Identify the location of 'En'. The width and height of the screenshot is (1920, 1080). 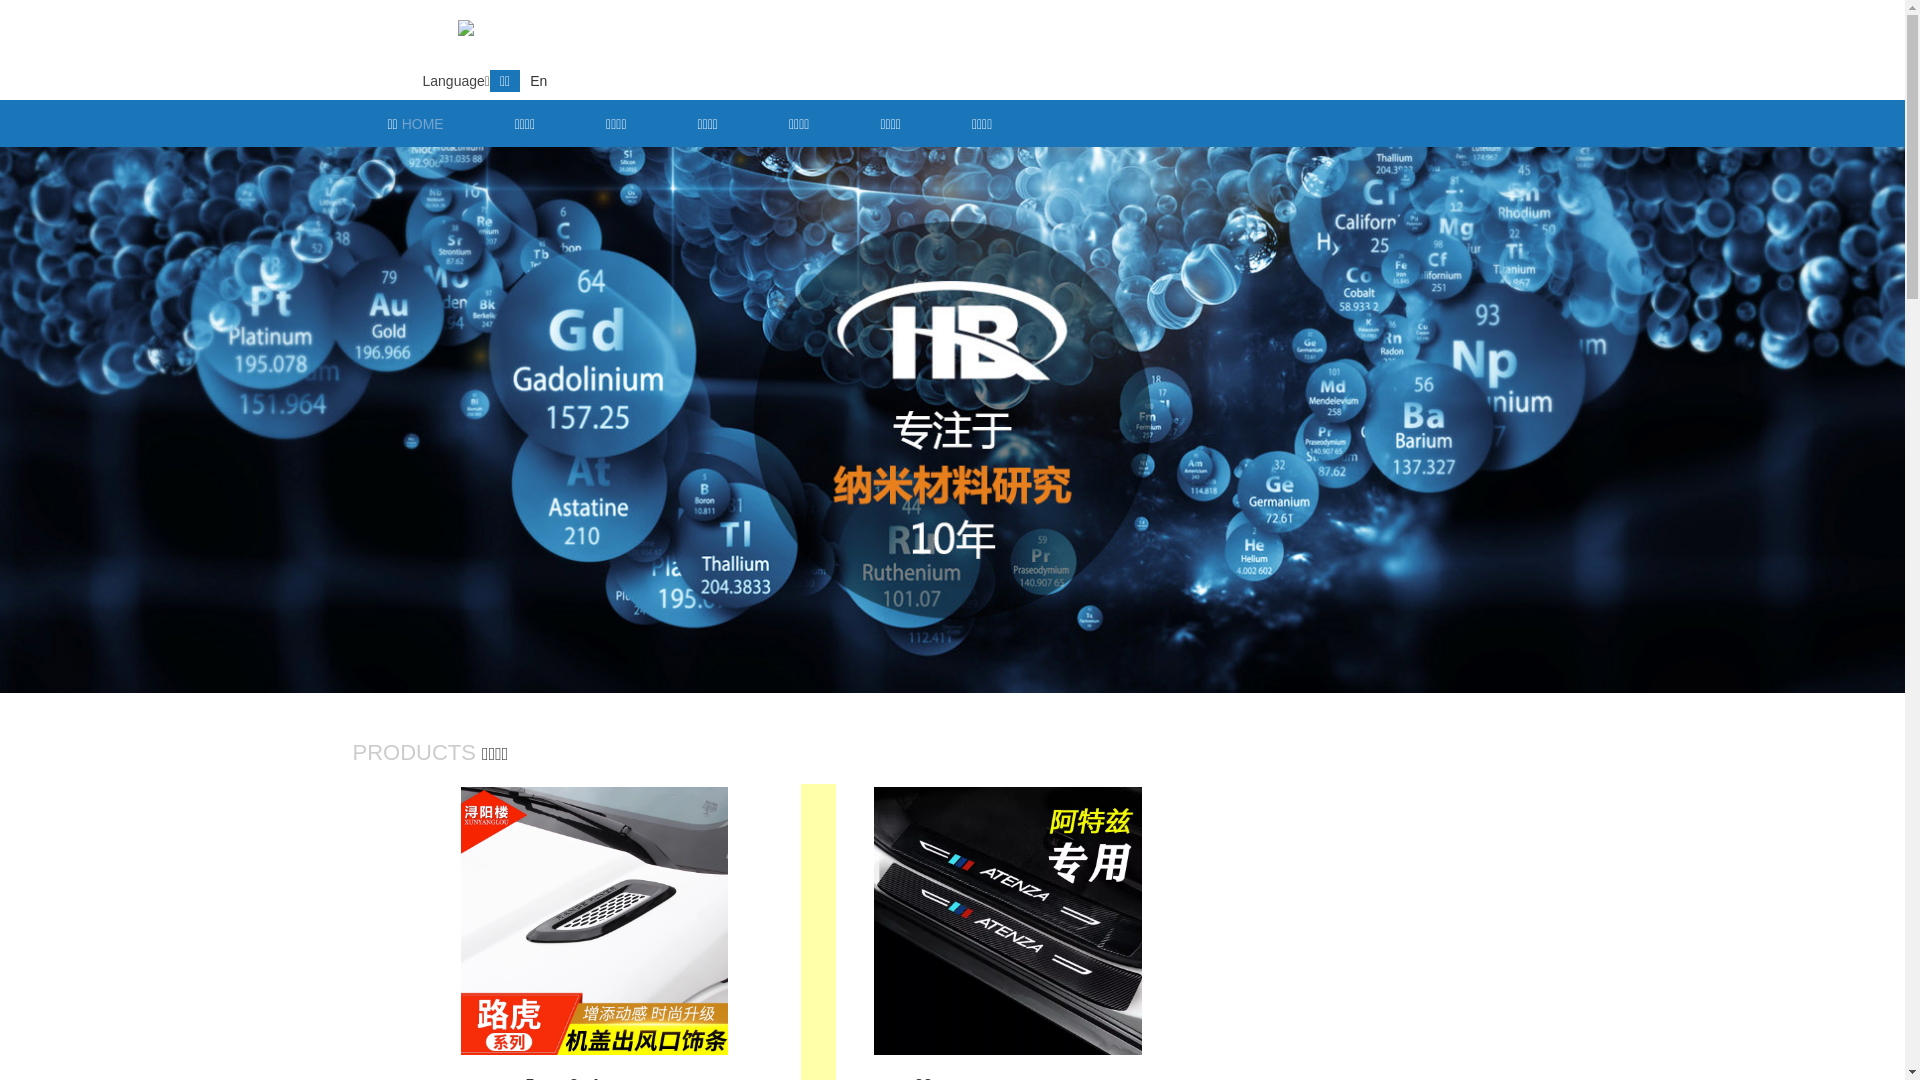
(538, 80).